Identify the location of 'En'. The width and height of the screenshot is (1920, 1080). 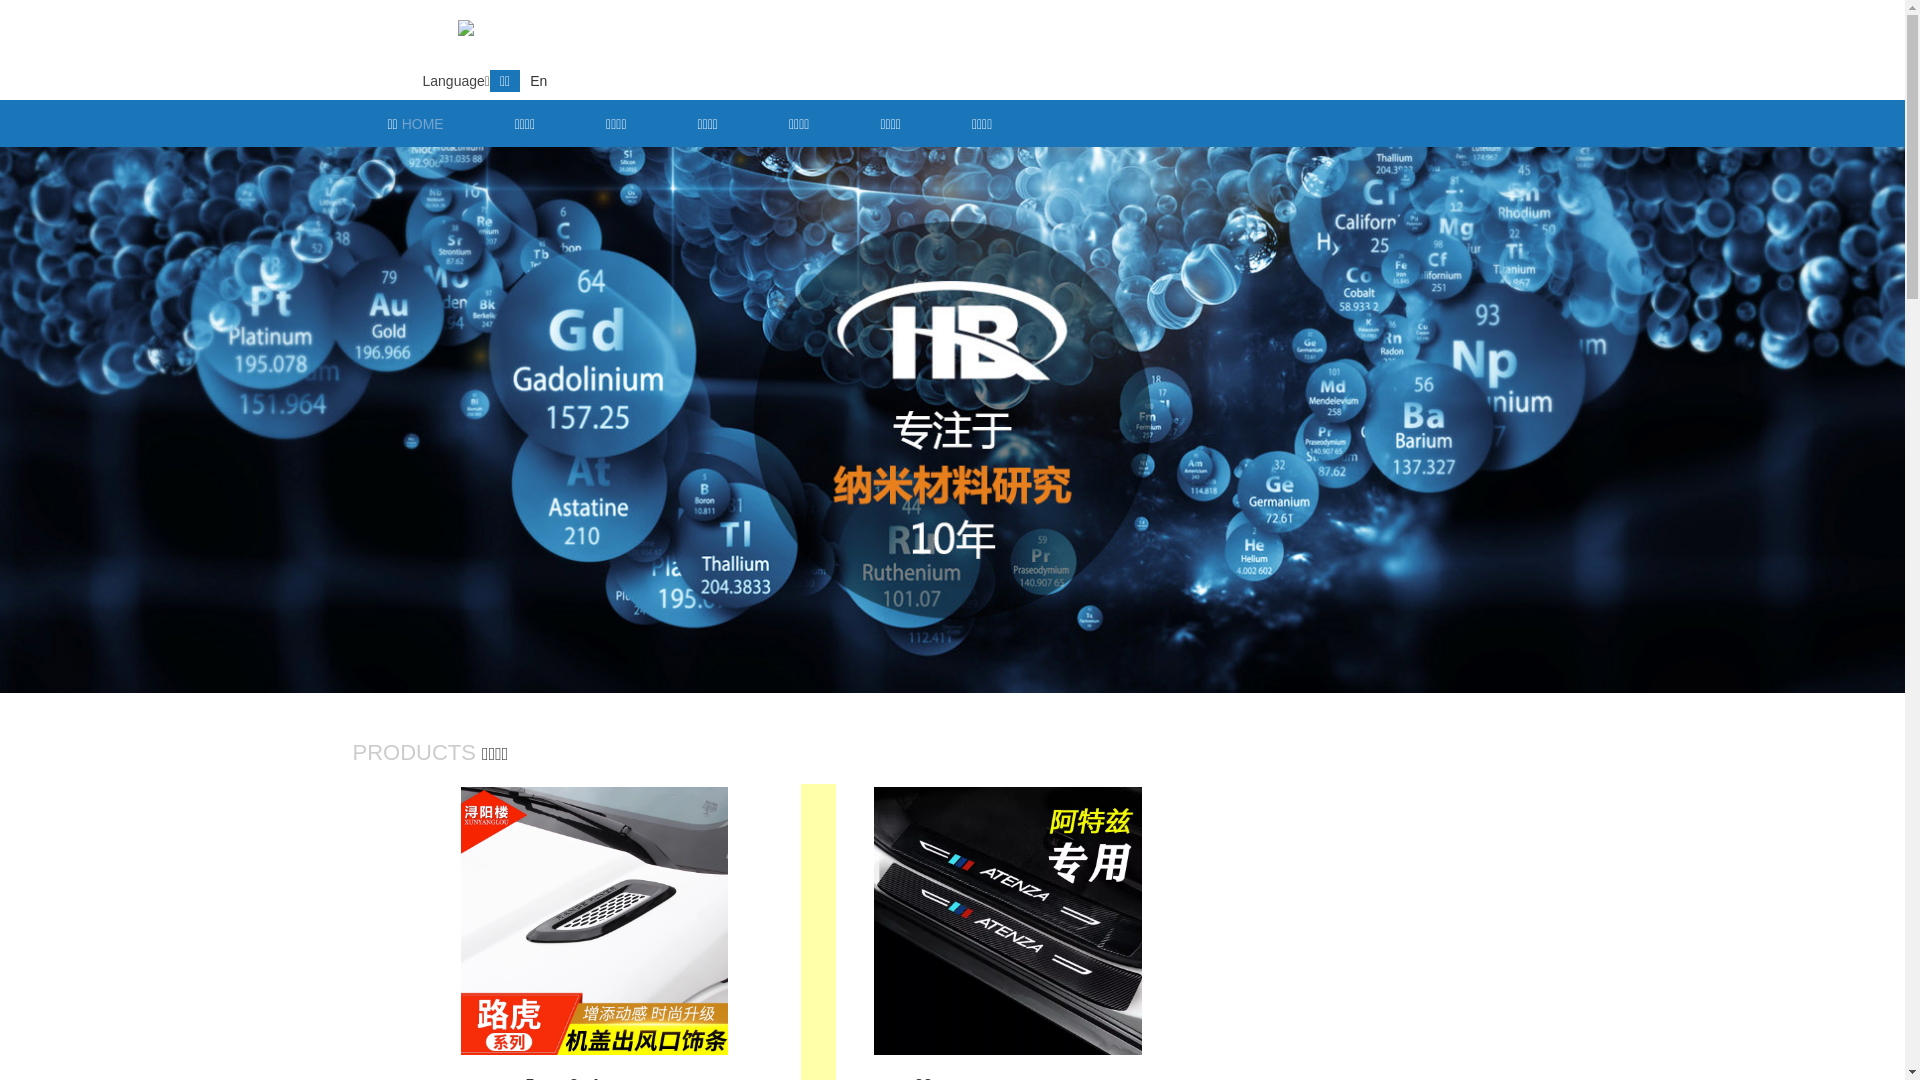
(538, 80).